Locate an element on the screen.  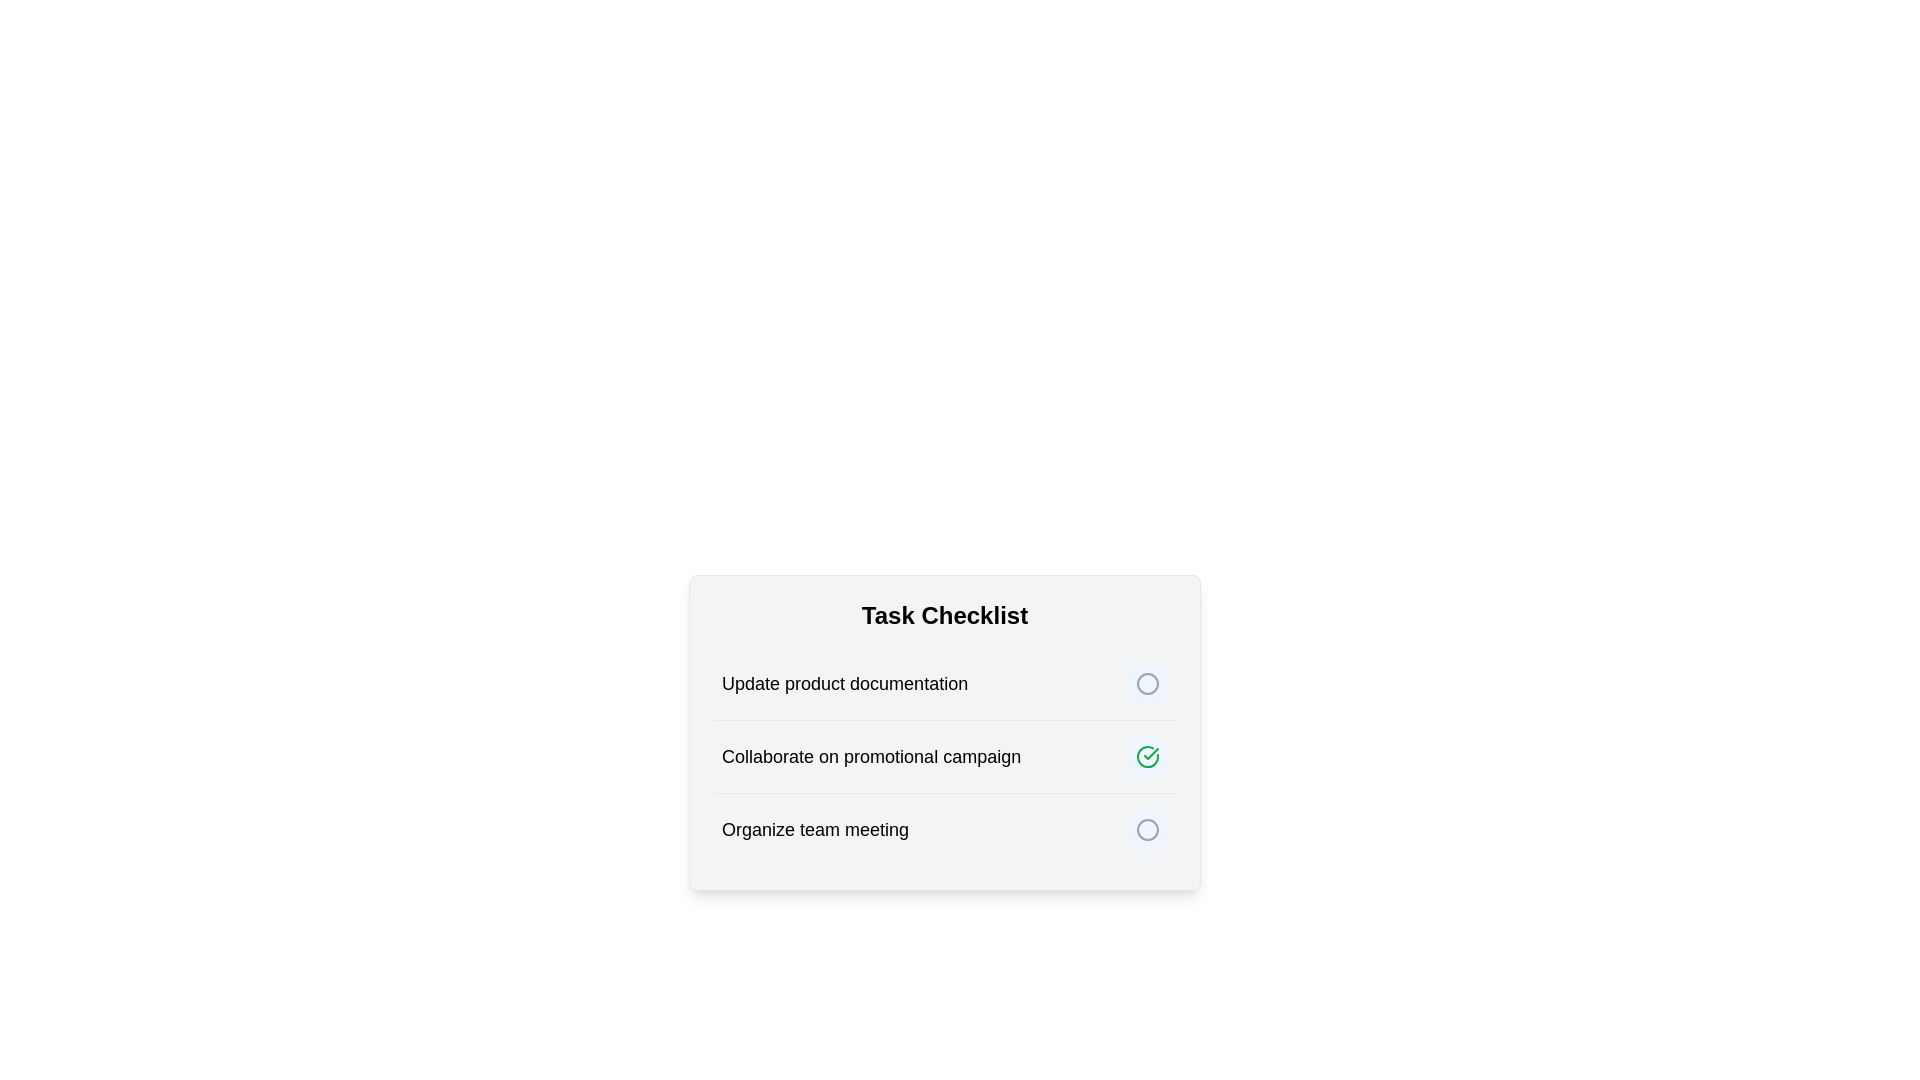
the green checkmark icon located to the right side of the second item in the 'Task Checklist' is located at coordinates (1151, 753).